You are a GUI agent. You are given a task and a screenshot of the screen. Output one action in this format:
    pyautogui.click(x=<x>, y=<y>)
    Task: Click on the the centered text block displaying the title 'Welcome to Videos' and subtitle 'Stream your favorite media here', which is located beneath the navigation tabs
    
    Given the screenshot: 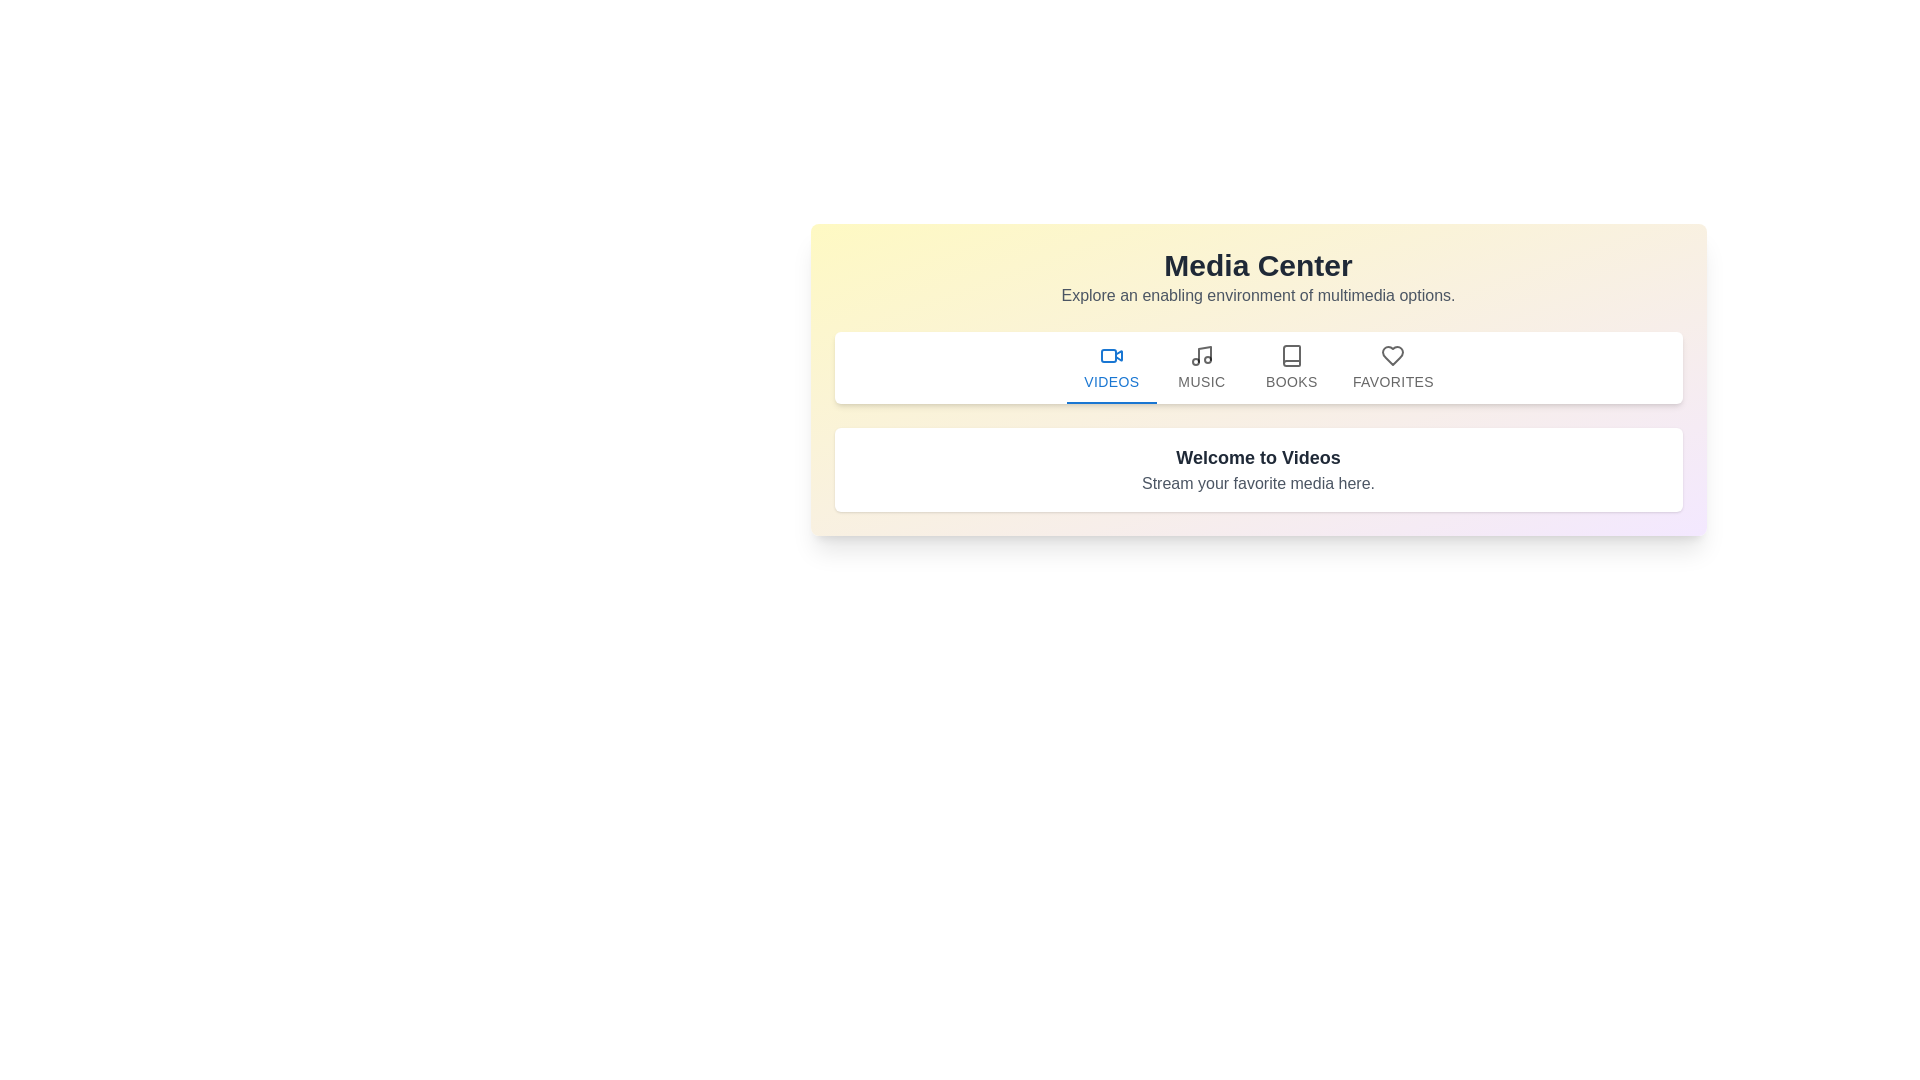 What is the action you would take?
    pyautogui.click(x=1257, y=470)
    